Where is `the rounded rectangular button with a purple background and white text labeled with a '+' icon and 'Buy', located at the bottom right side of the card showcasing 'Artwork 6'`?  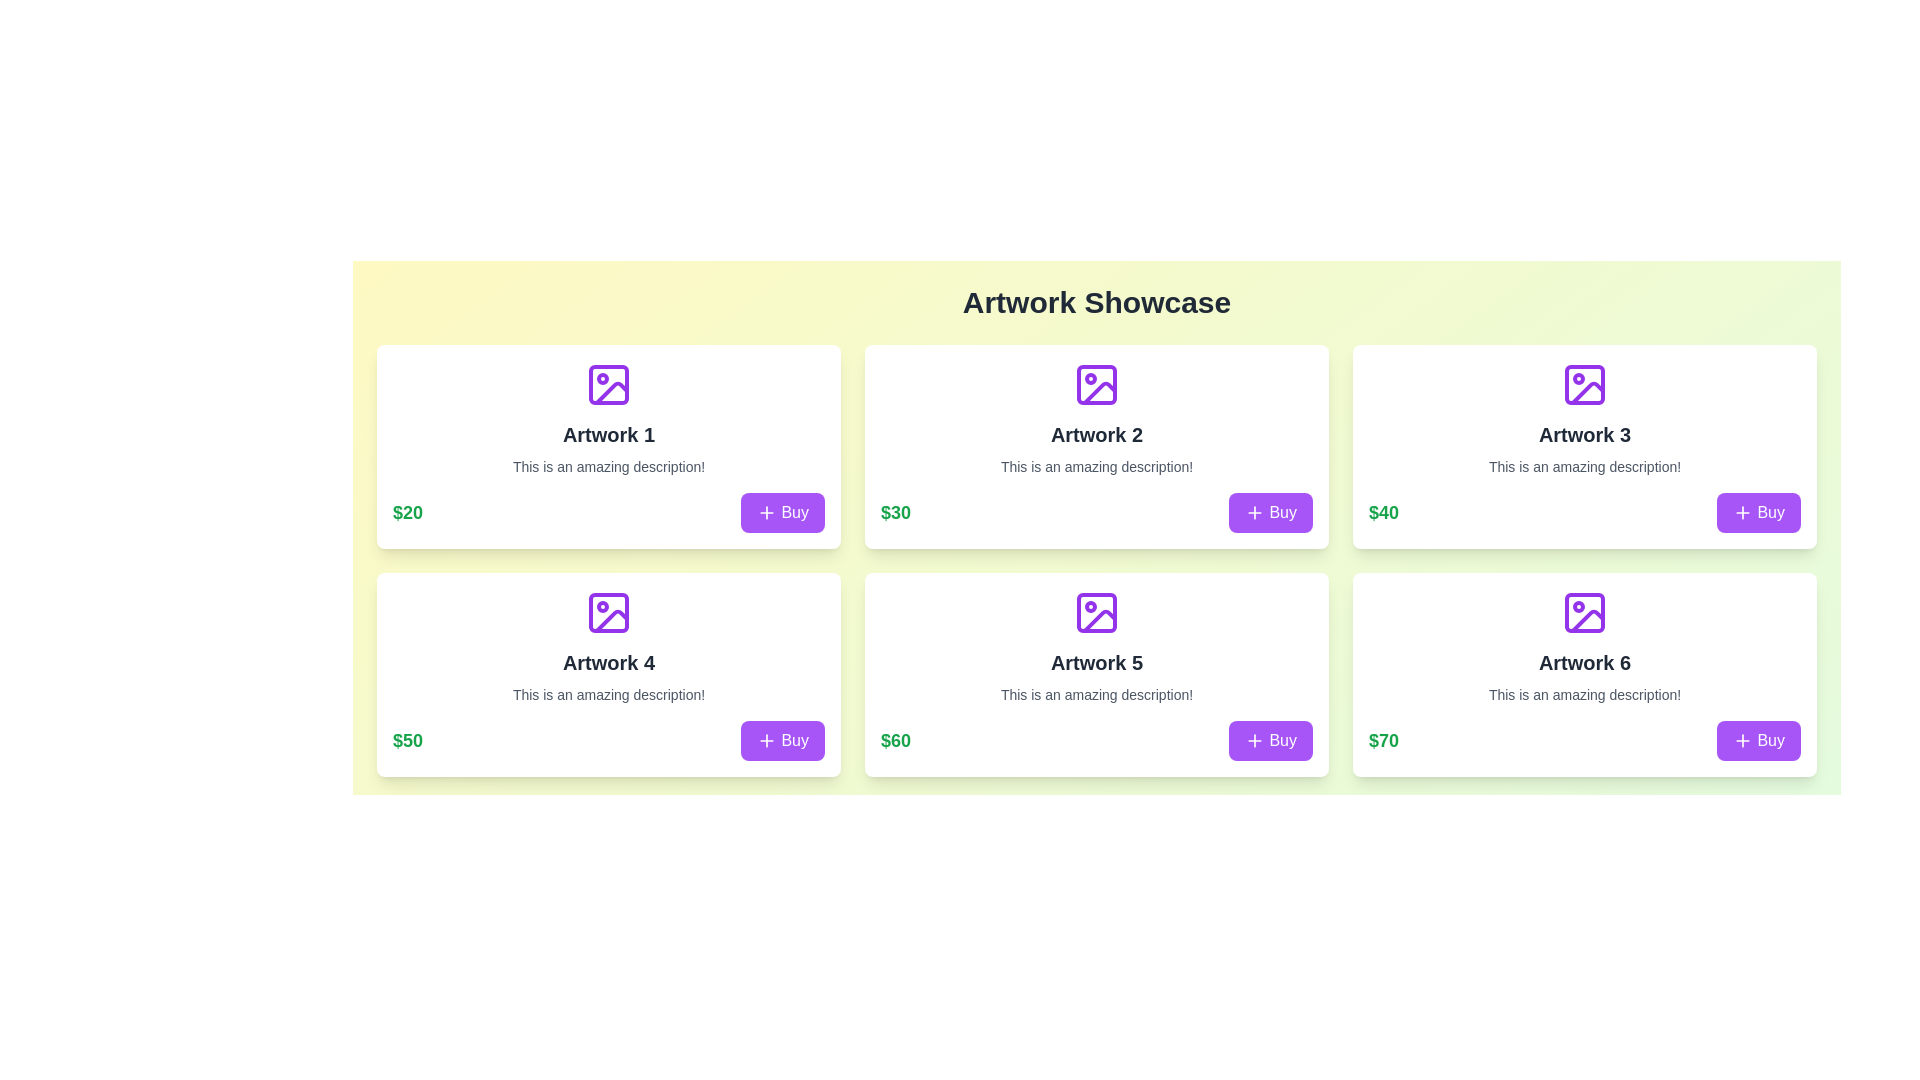
the rounded rectangular button with a purple background and white text labeled with a '+' icon and 'Buy', located at the bottom right side of the card showcasing 'Artwork 6' is located at coordinates (1758, 740).